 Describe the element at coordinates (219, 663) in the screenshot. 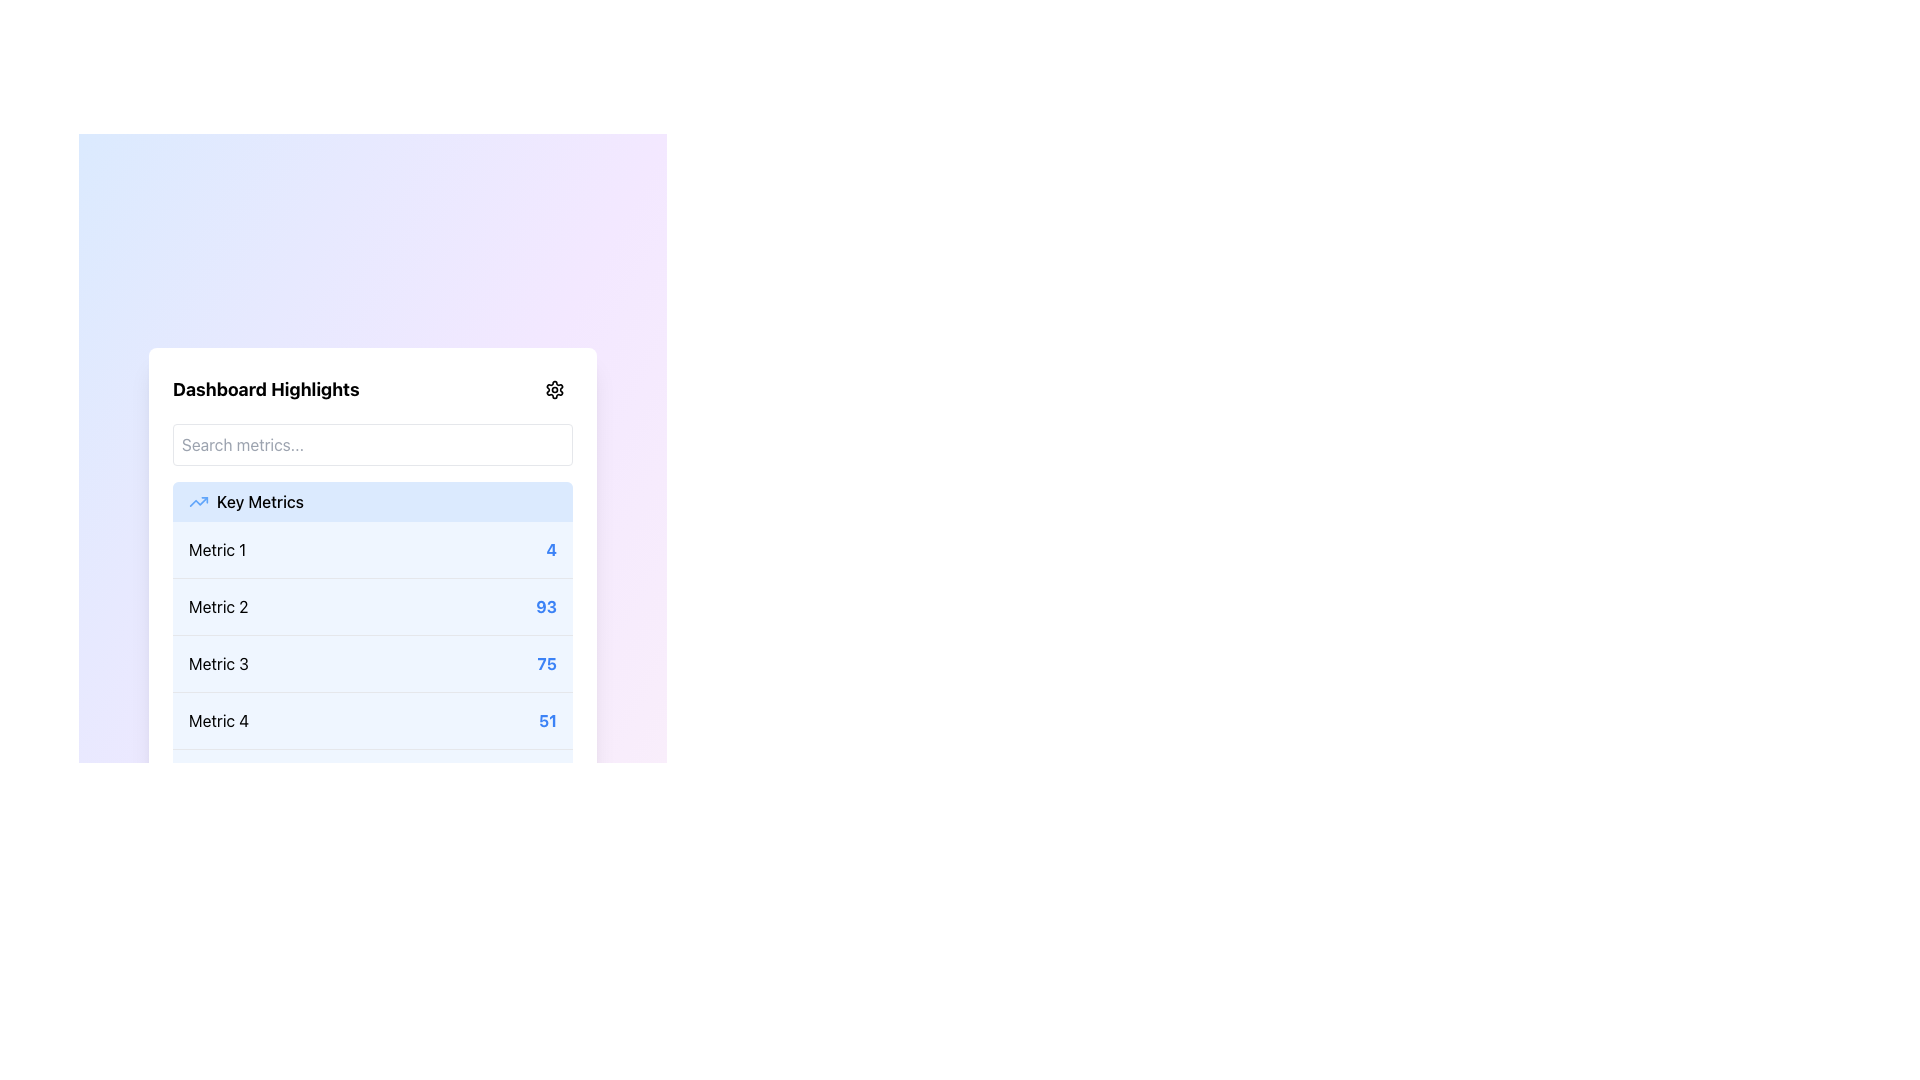

I see `text label displaying 'Metric 3' which is formatted in black on a light blue background, located within the 'Key Metrics' list in the main interface` at that location.